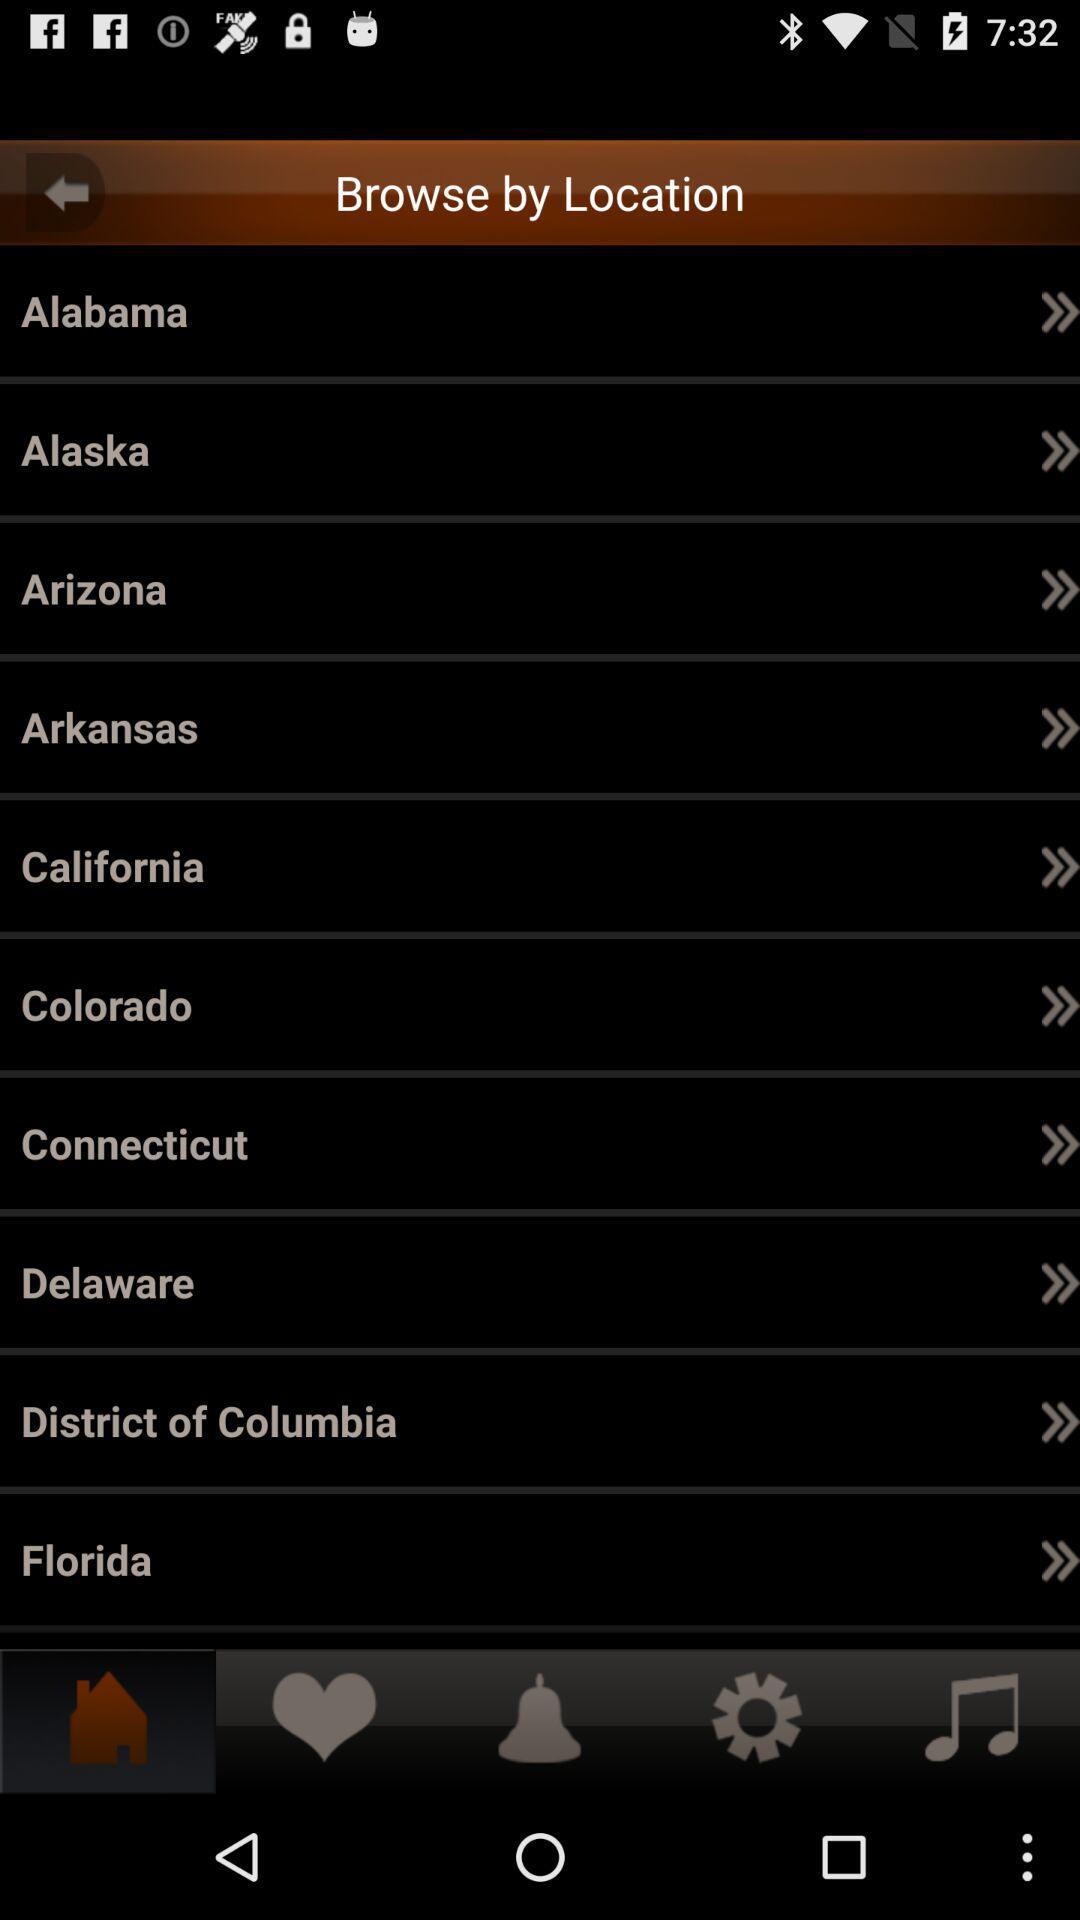  Describe the element at coordinates (867, 1282) in the screenshot. I see `icon` at that location.